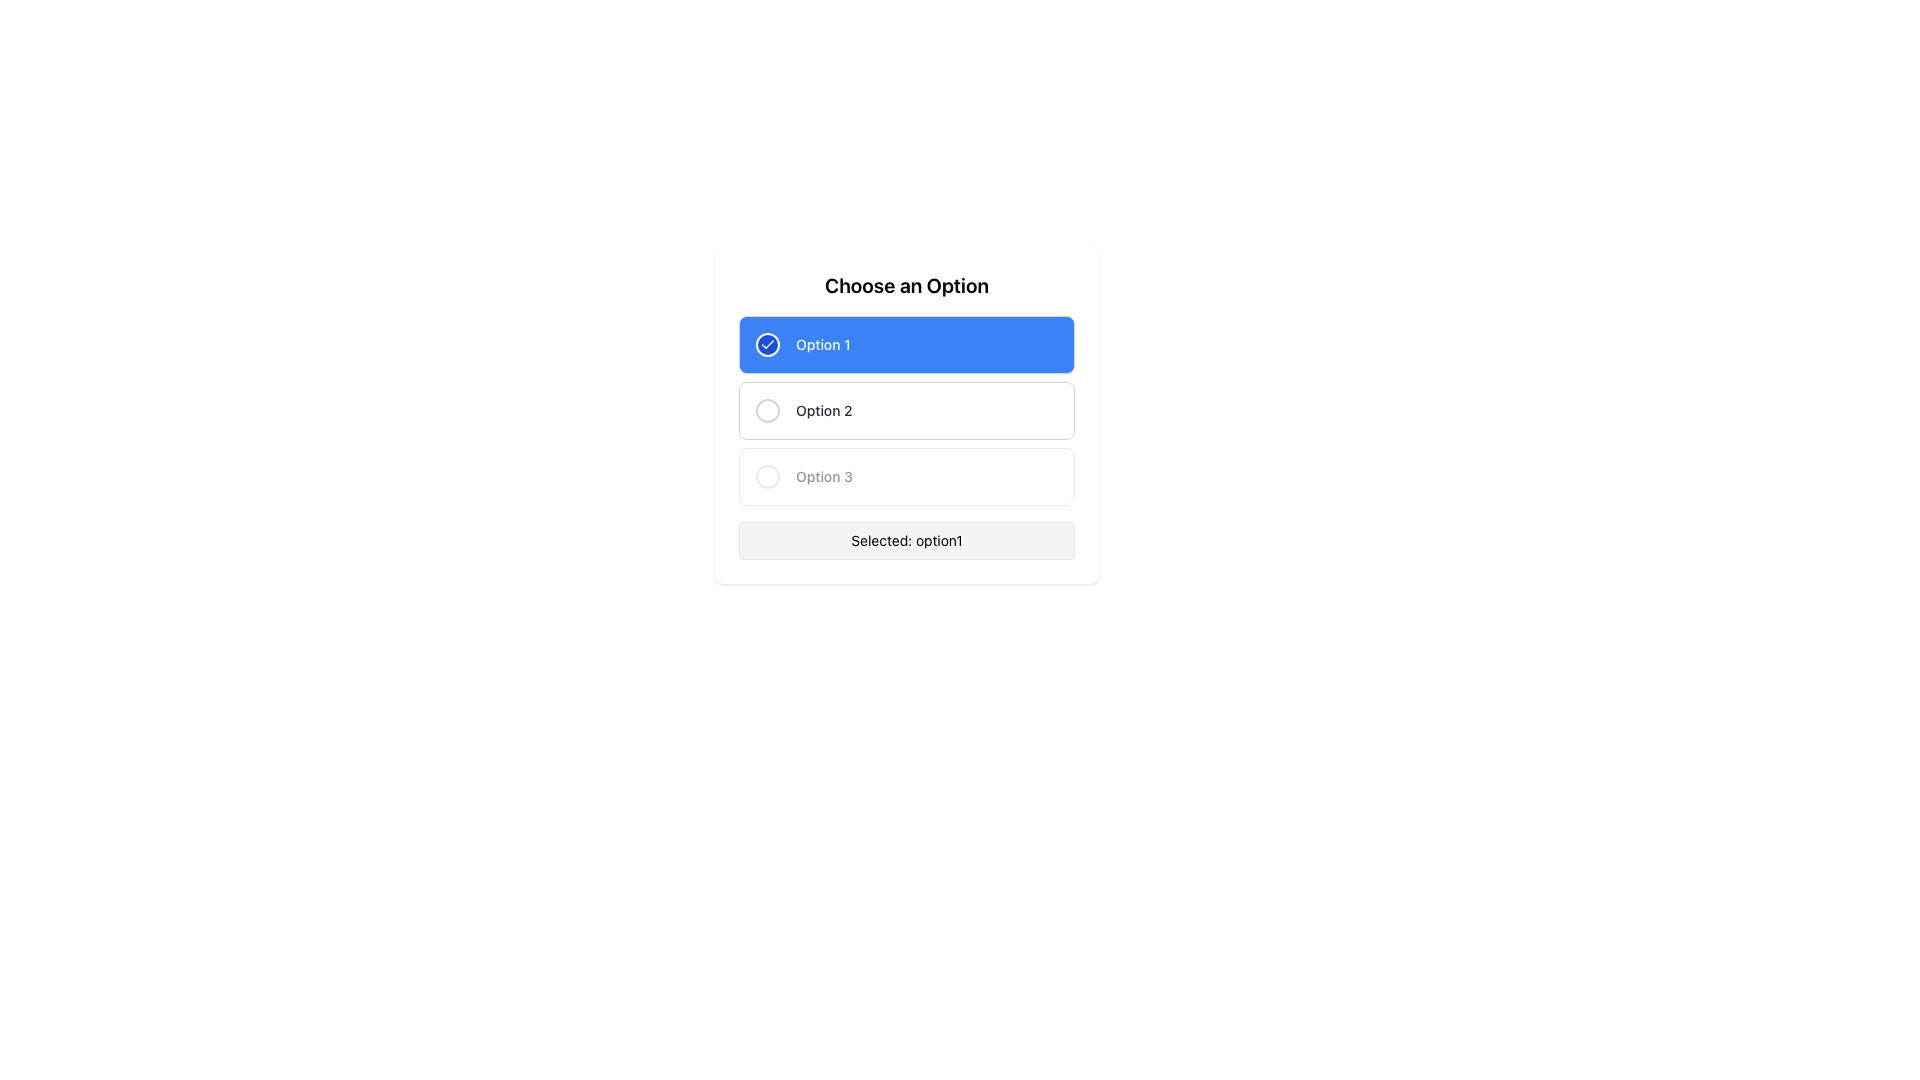  Describe the element at coordinates (906, 343) in the screenshot. I see `the first radio button labeled 'Option 1' with a blue background and a white checkmark` at that location.